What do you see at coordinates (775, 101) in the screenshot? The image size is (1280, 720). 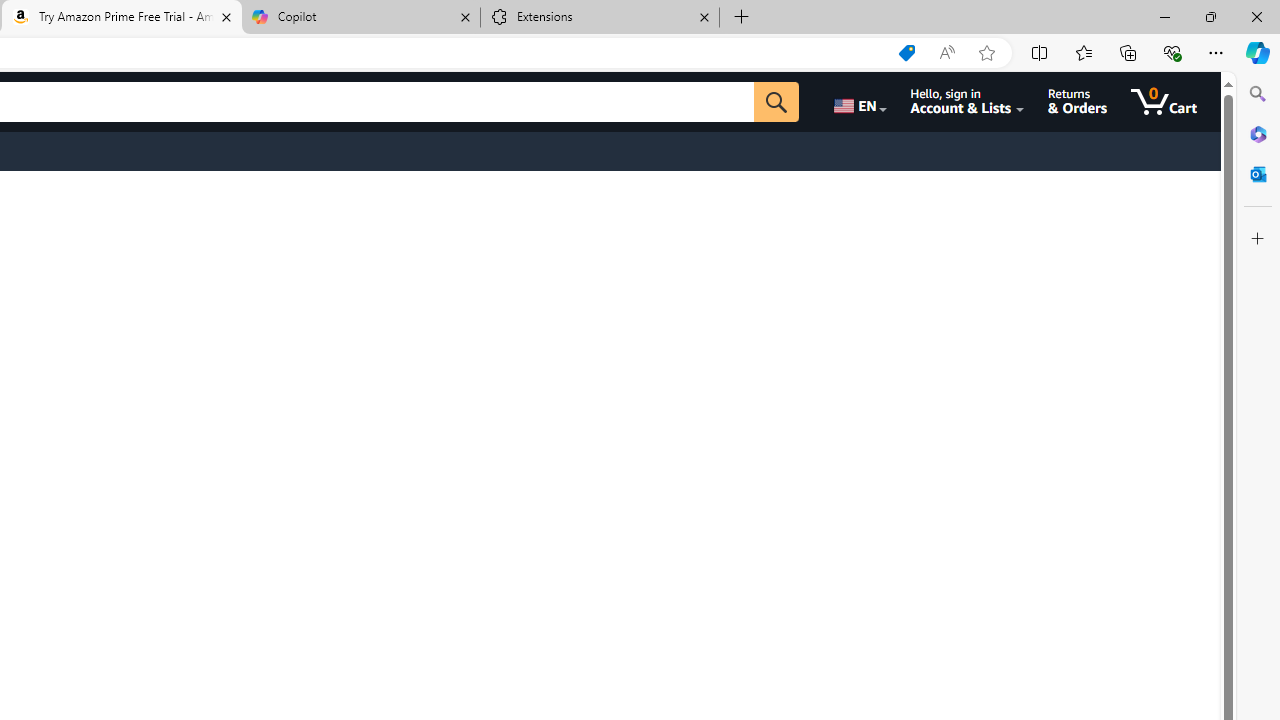 I see `'Go'` at bounding box center [775, 101].